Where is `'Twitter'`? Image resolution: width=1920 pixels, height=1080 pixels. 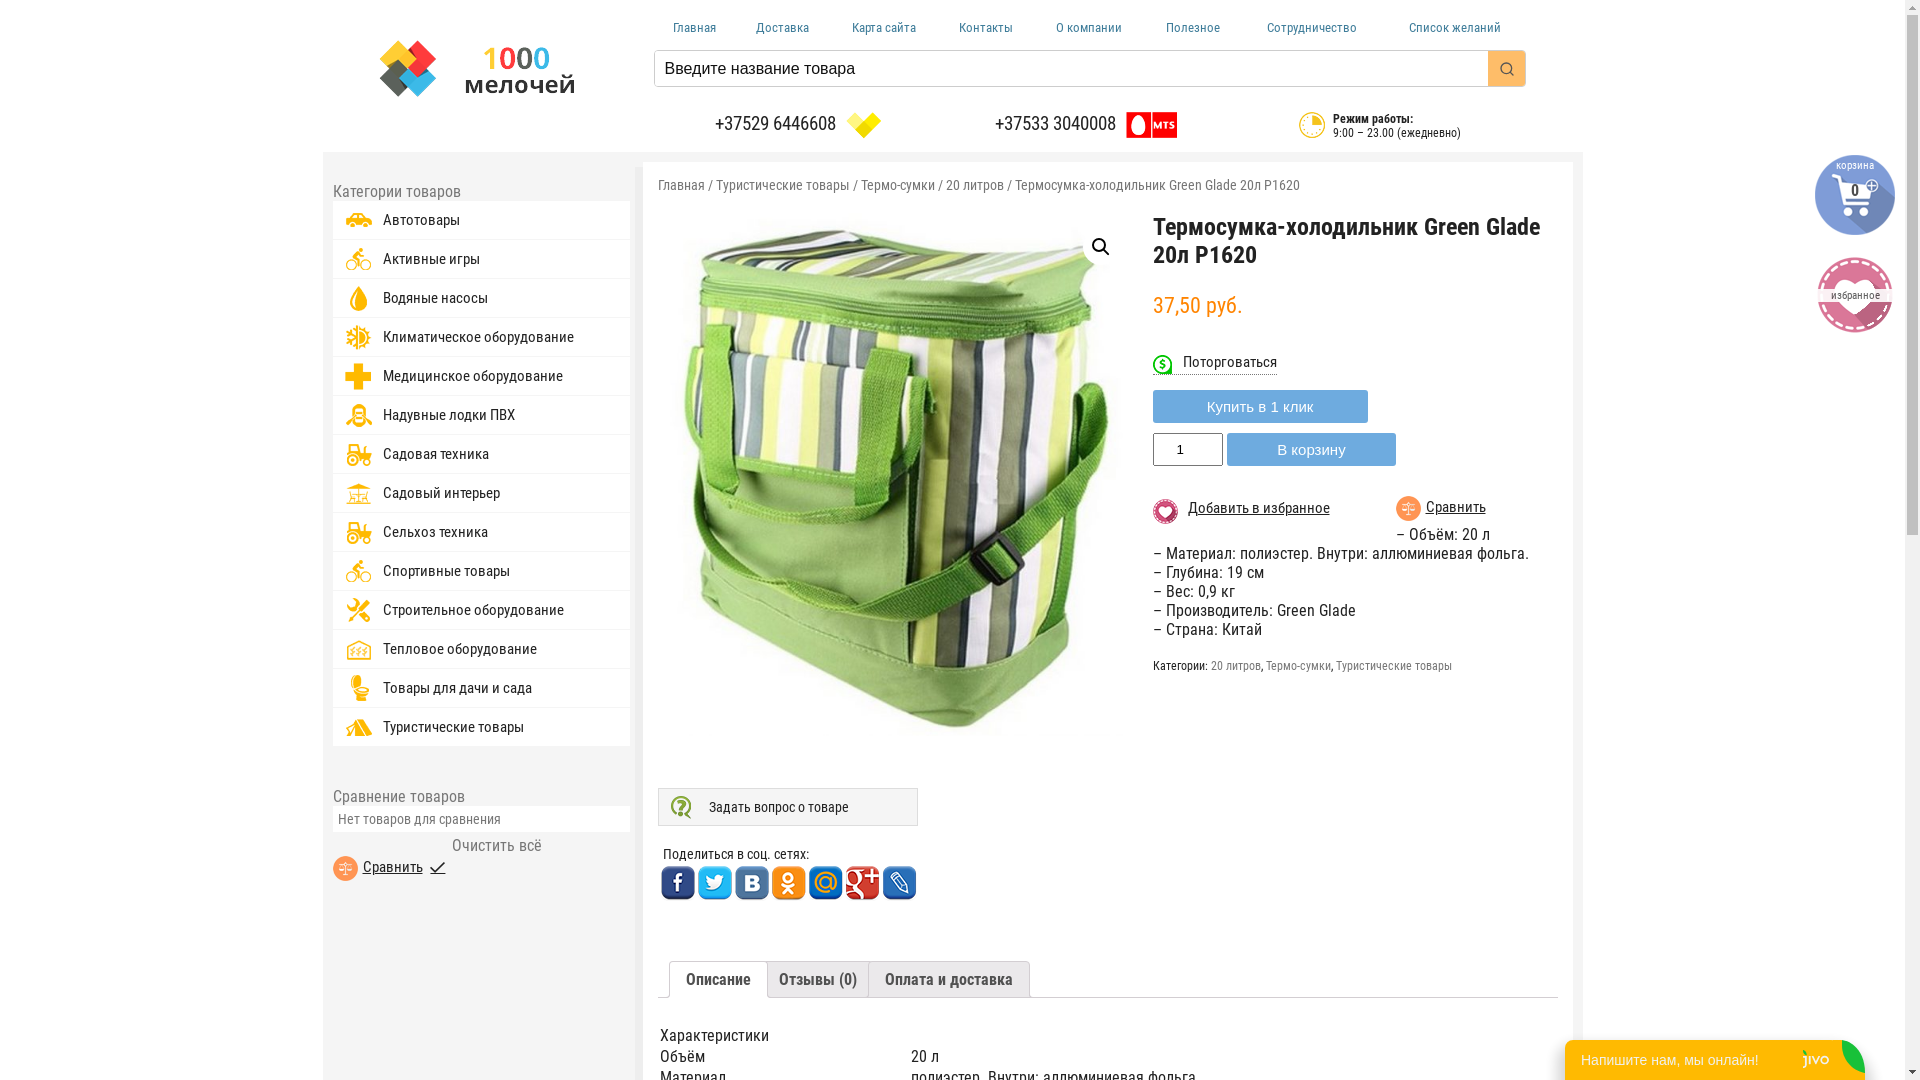 'Twitter' is located at coordinates (713, 882).